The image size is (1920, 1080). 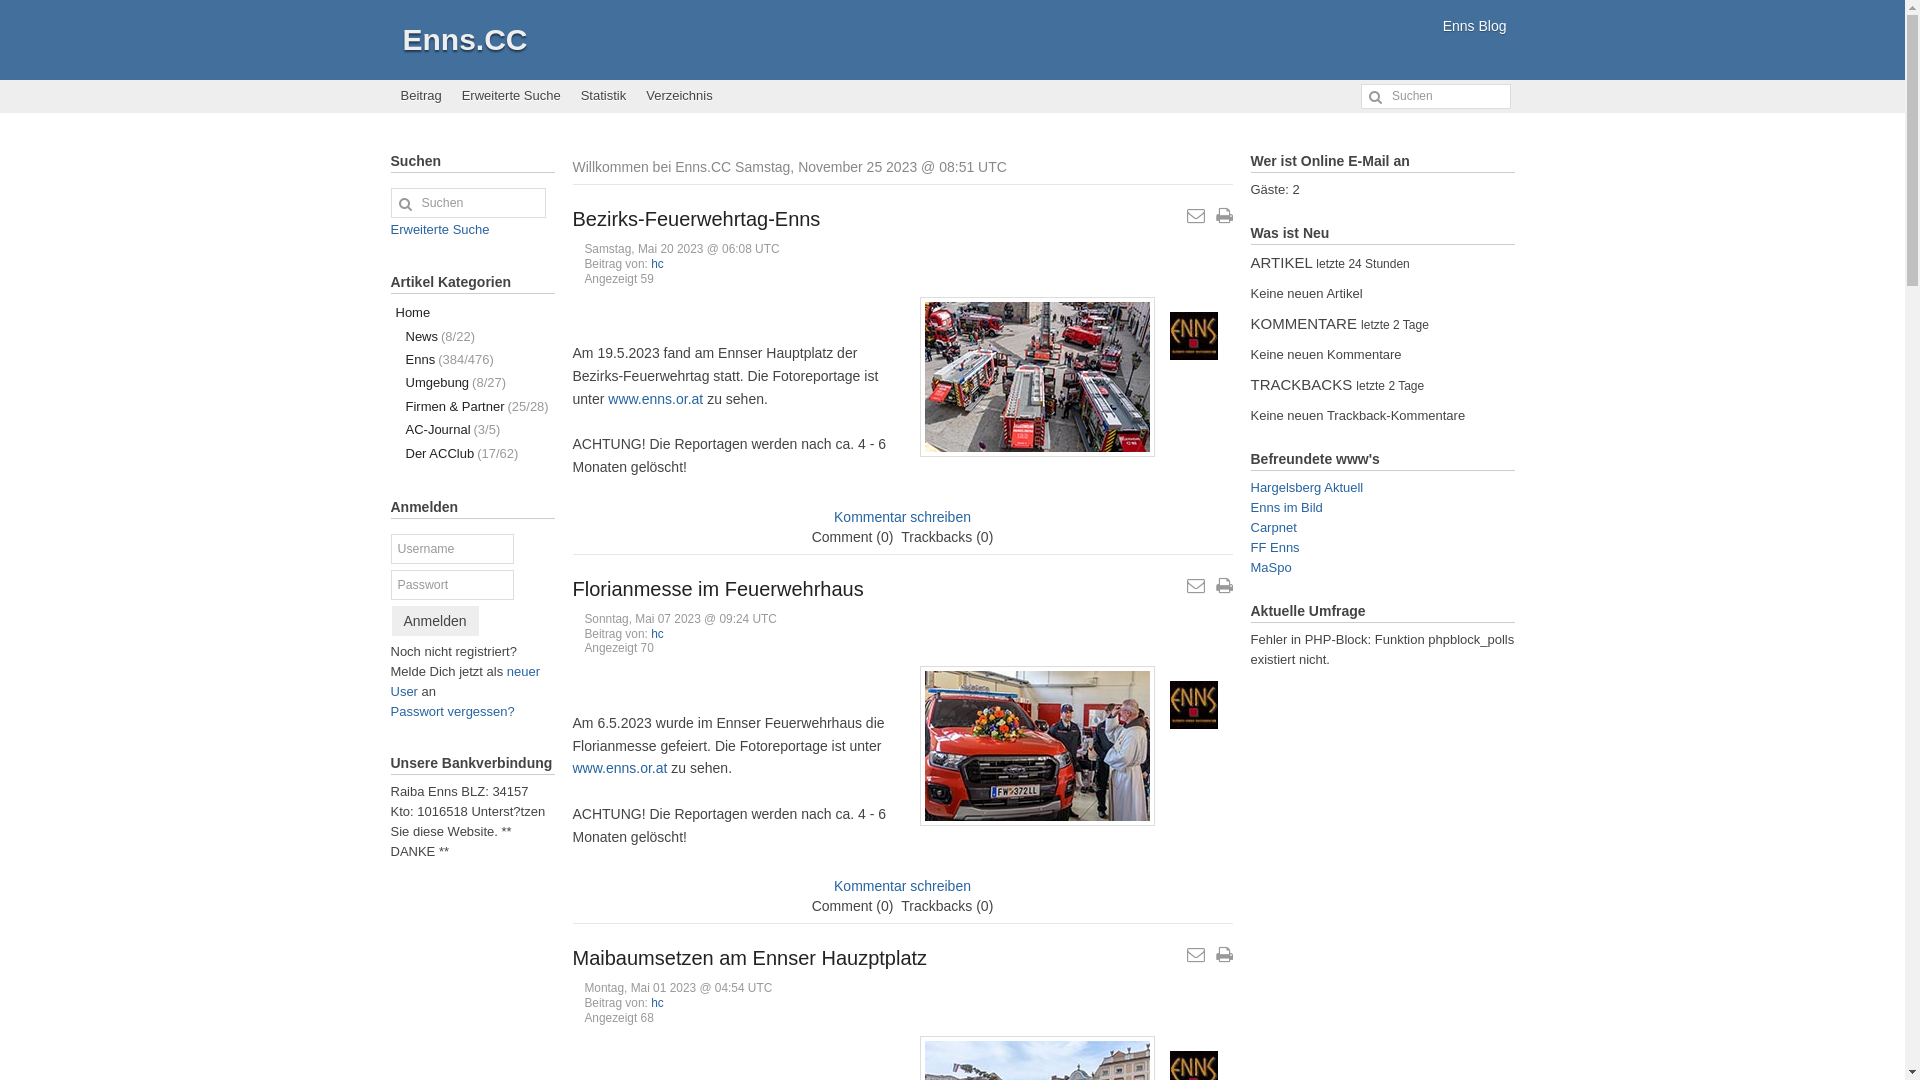 I want to click on 'Kommentar schreiben', so click(x=901, y=885).